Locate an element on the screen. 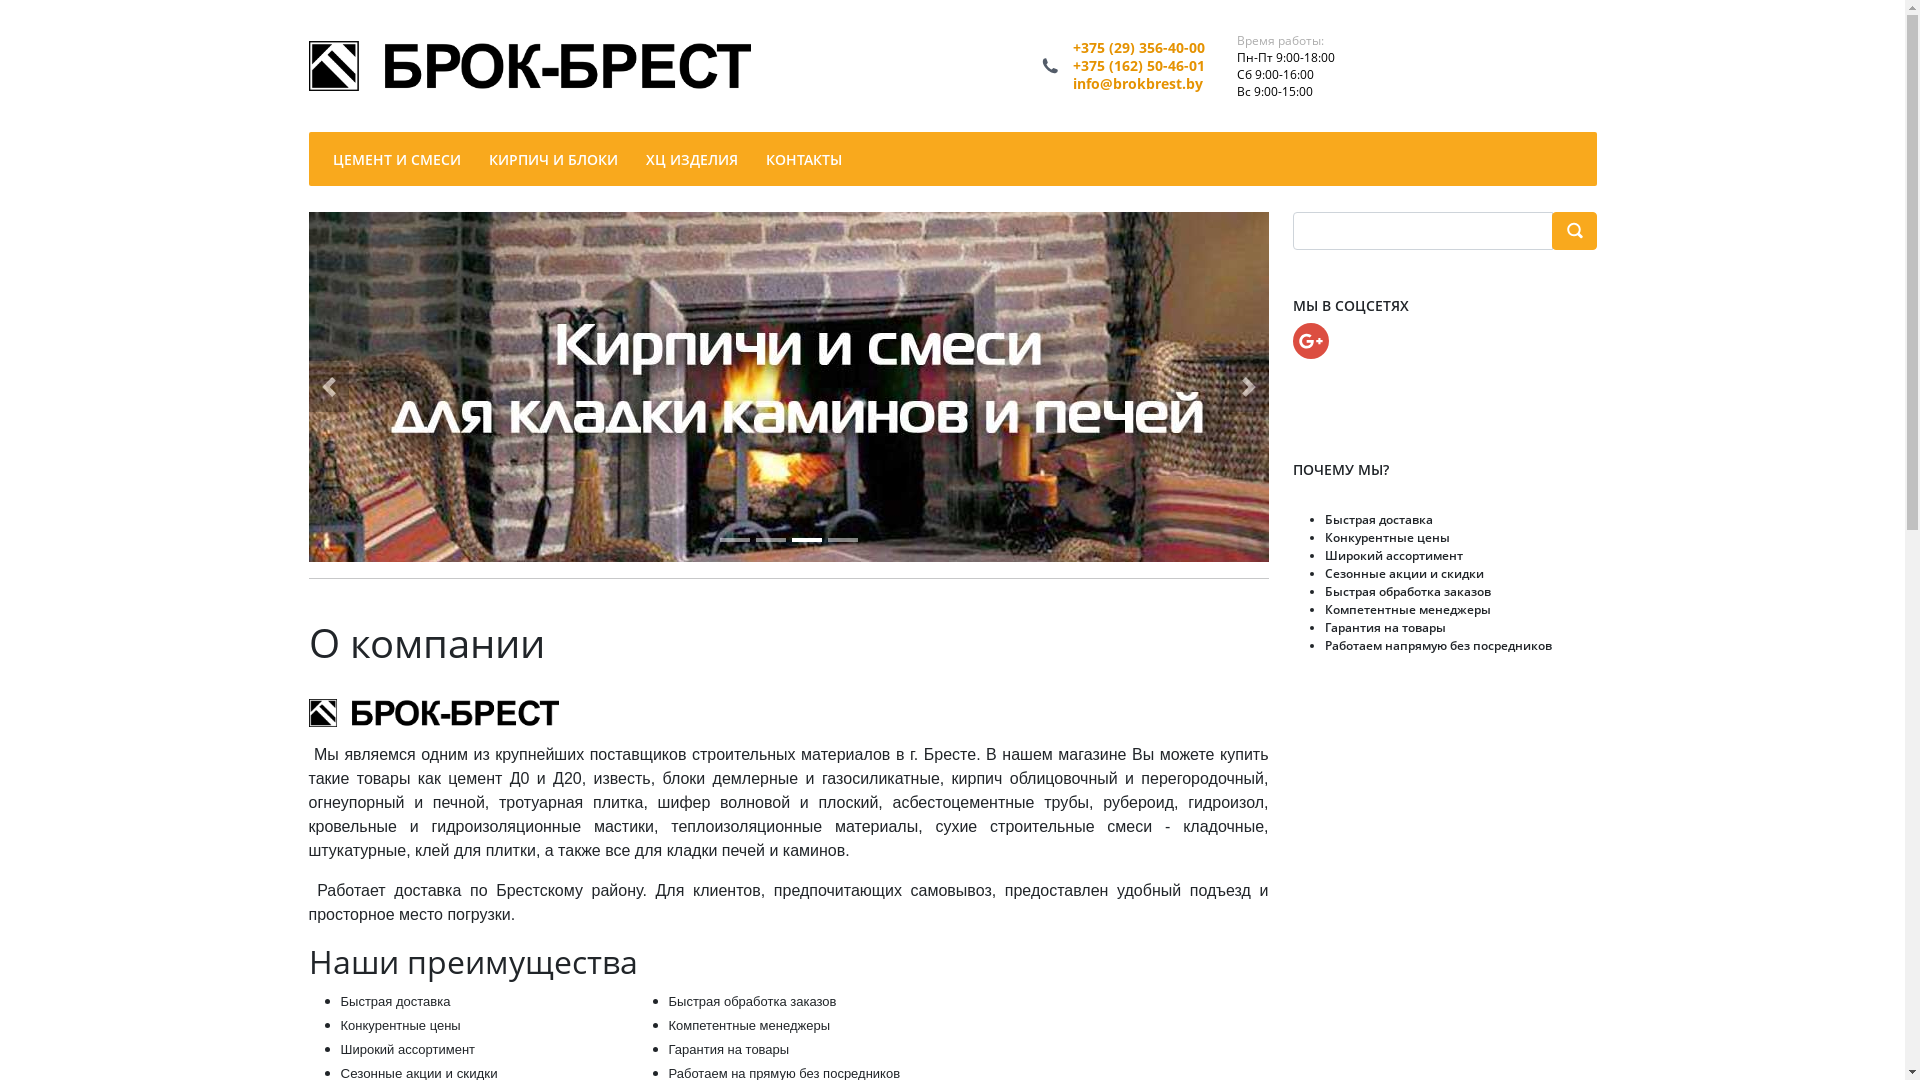 This screenshot has width=1920, height=1080. ' ' is located at coordinates (1573, 230).